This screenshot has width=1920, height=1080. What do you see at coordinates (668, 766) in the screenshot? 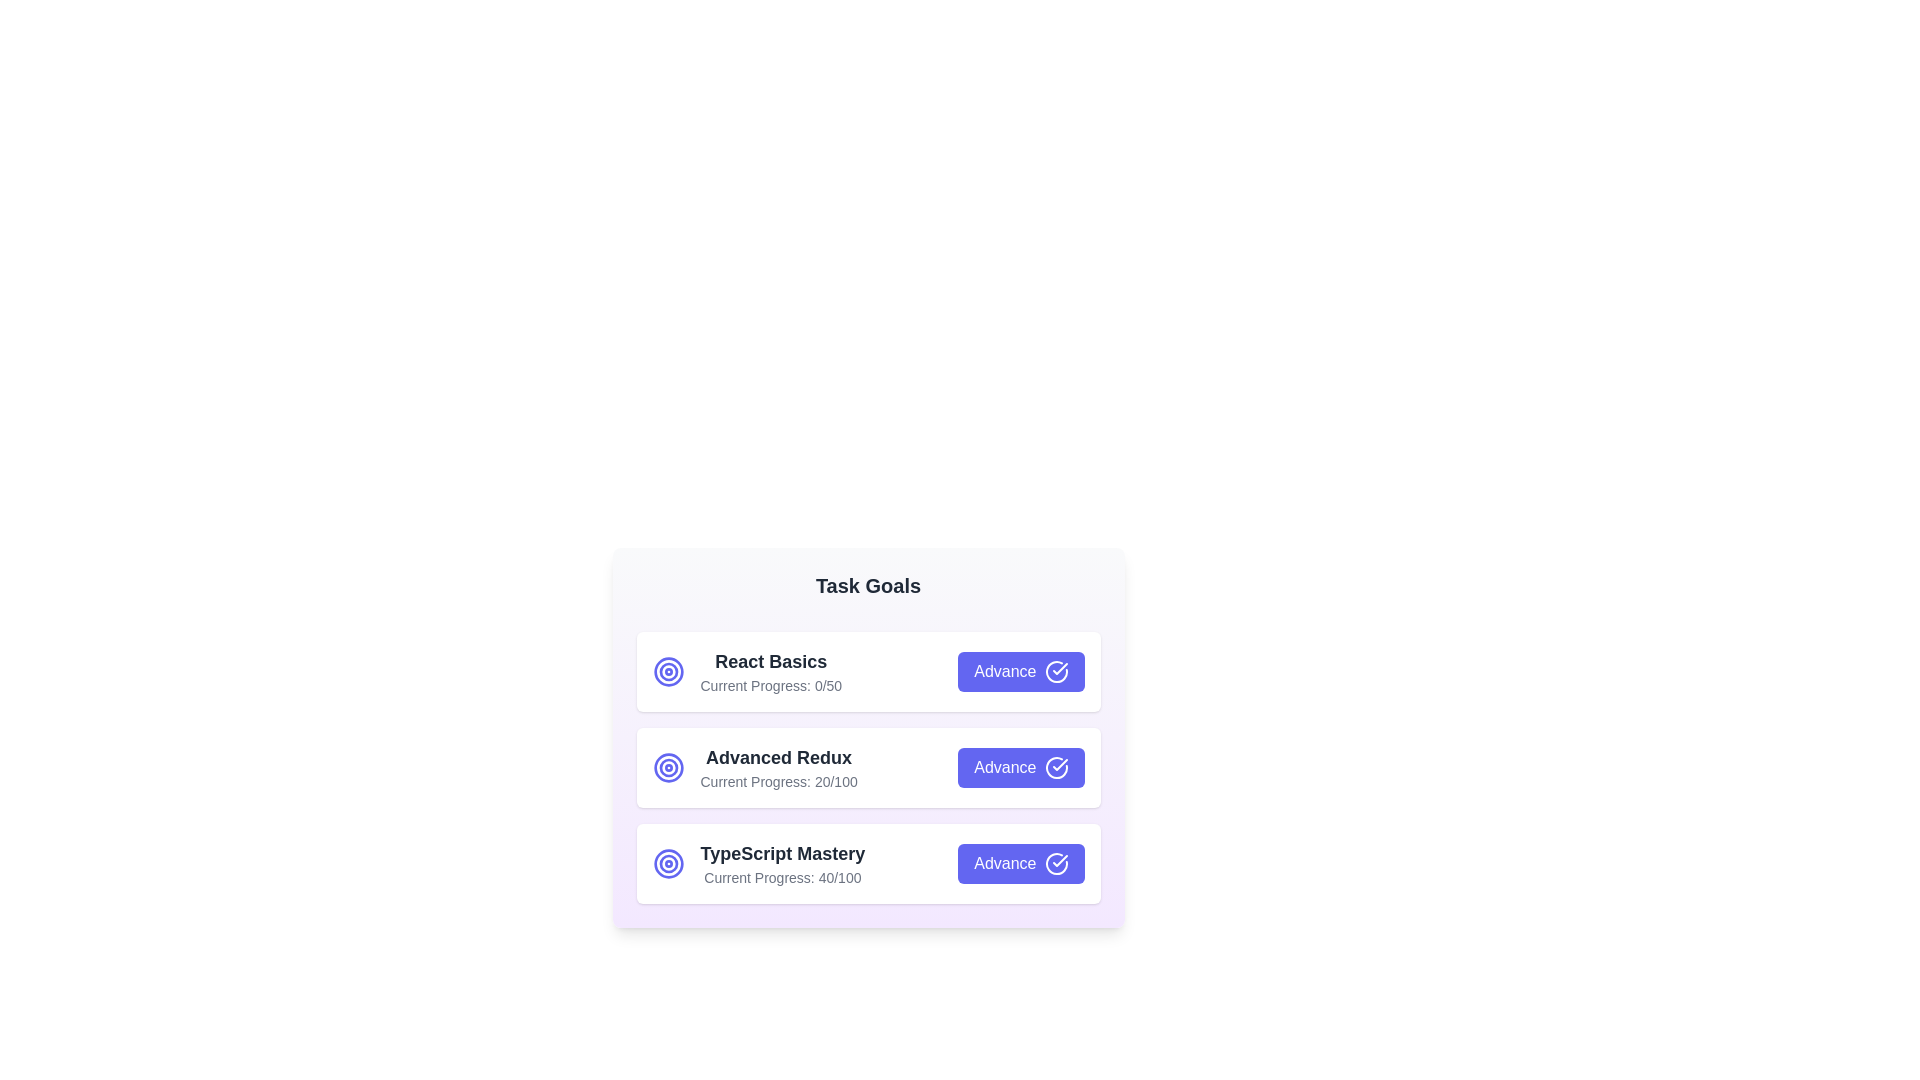
I see `the second circle in the SVG graphic located to the left of the 'React Basics' task` at bounding box center [668, 766].